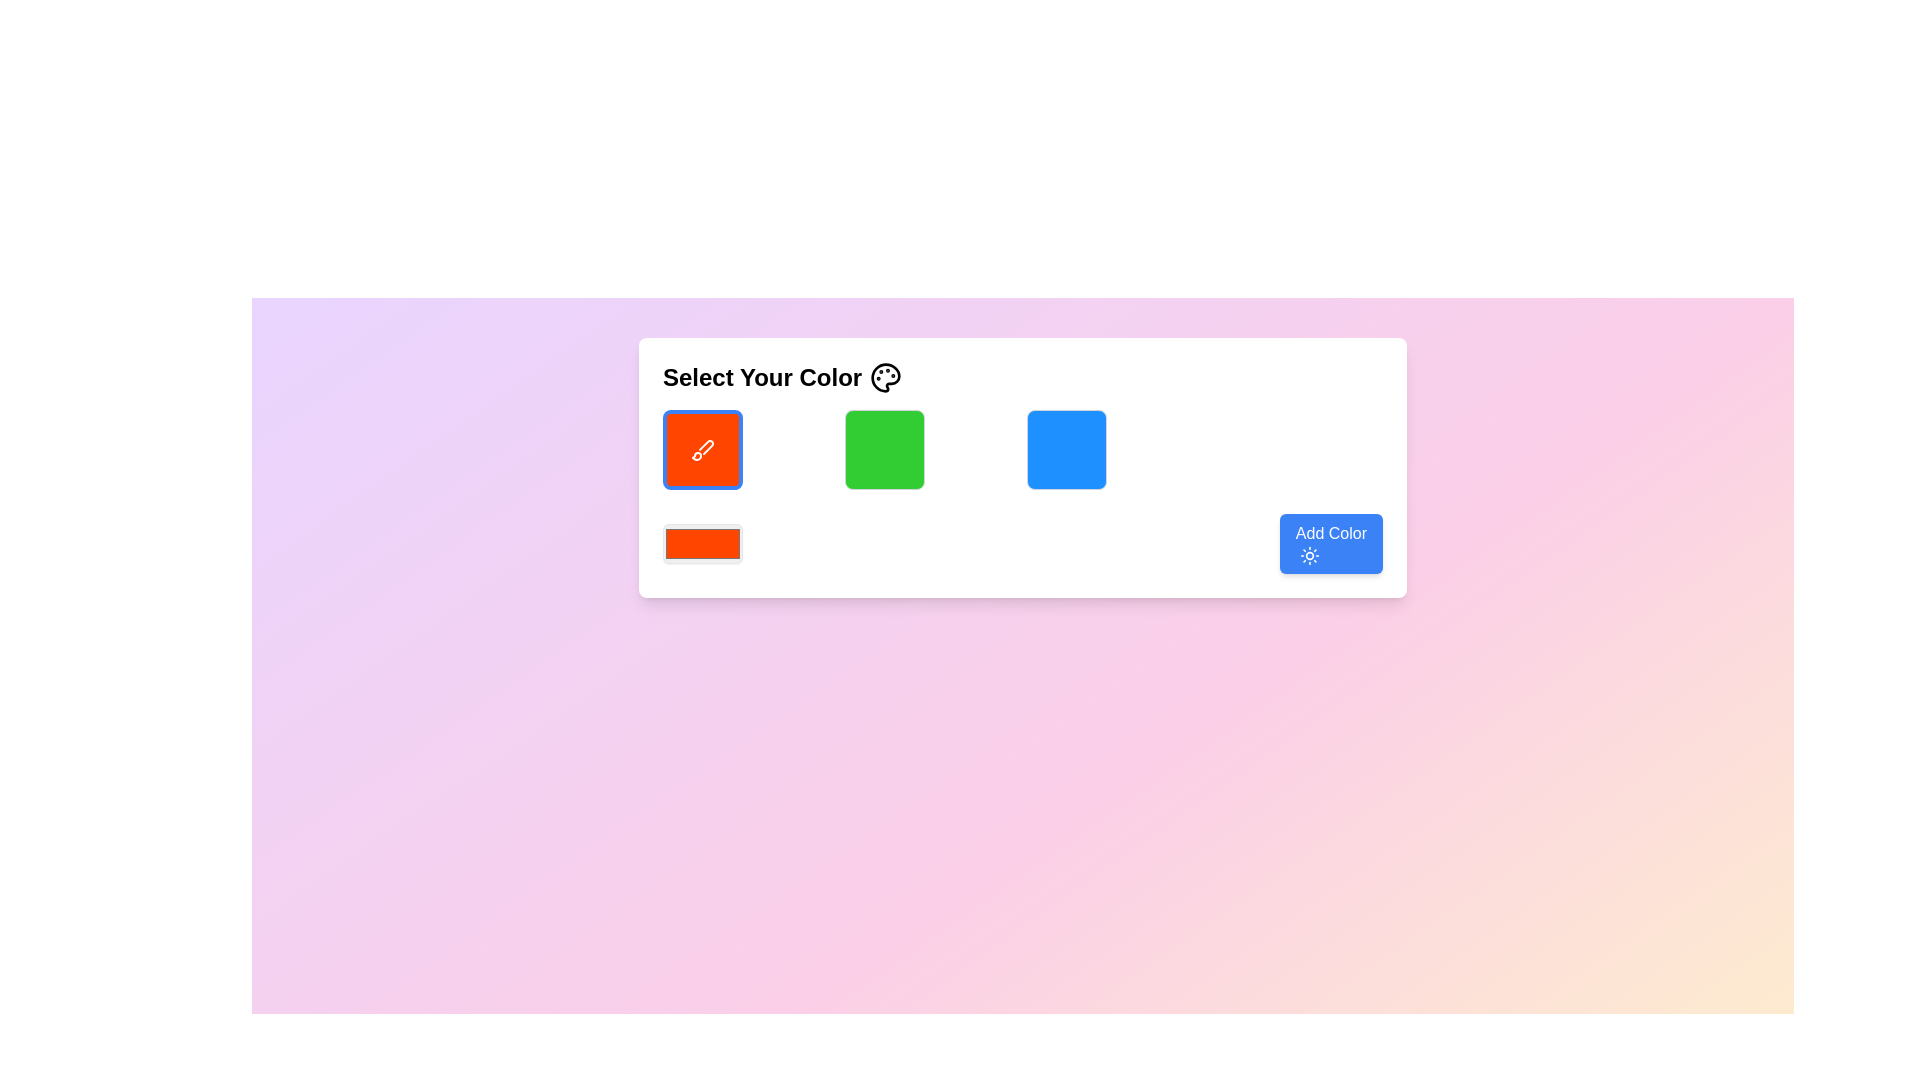  I want to click on the color selection icon located in the top left segment of the color selection grid, so click(702, 450).